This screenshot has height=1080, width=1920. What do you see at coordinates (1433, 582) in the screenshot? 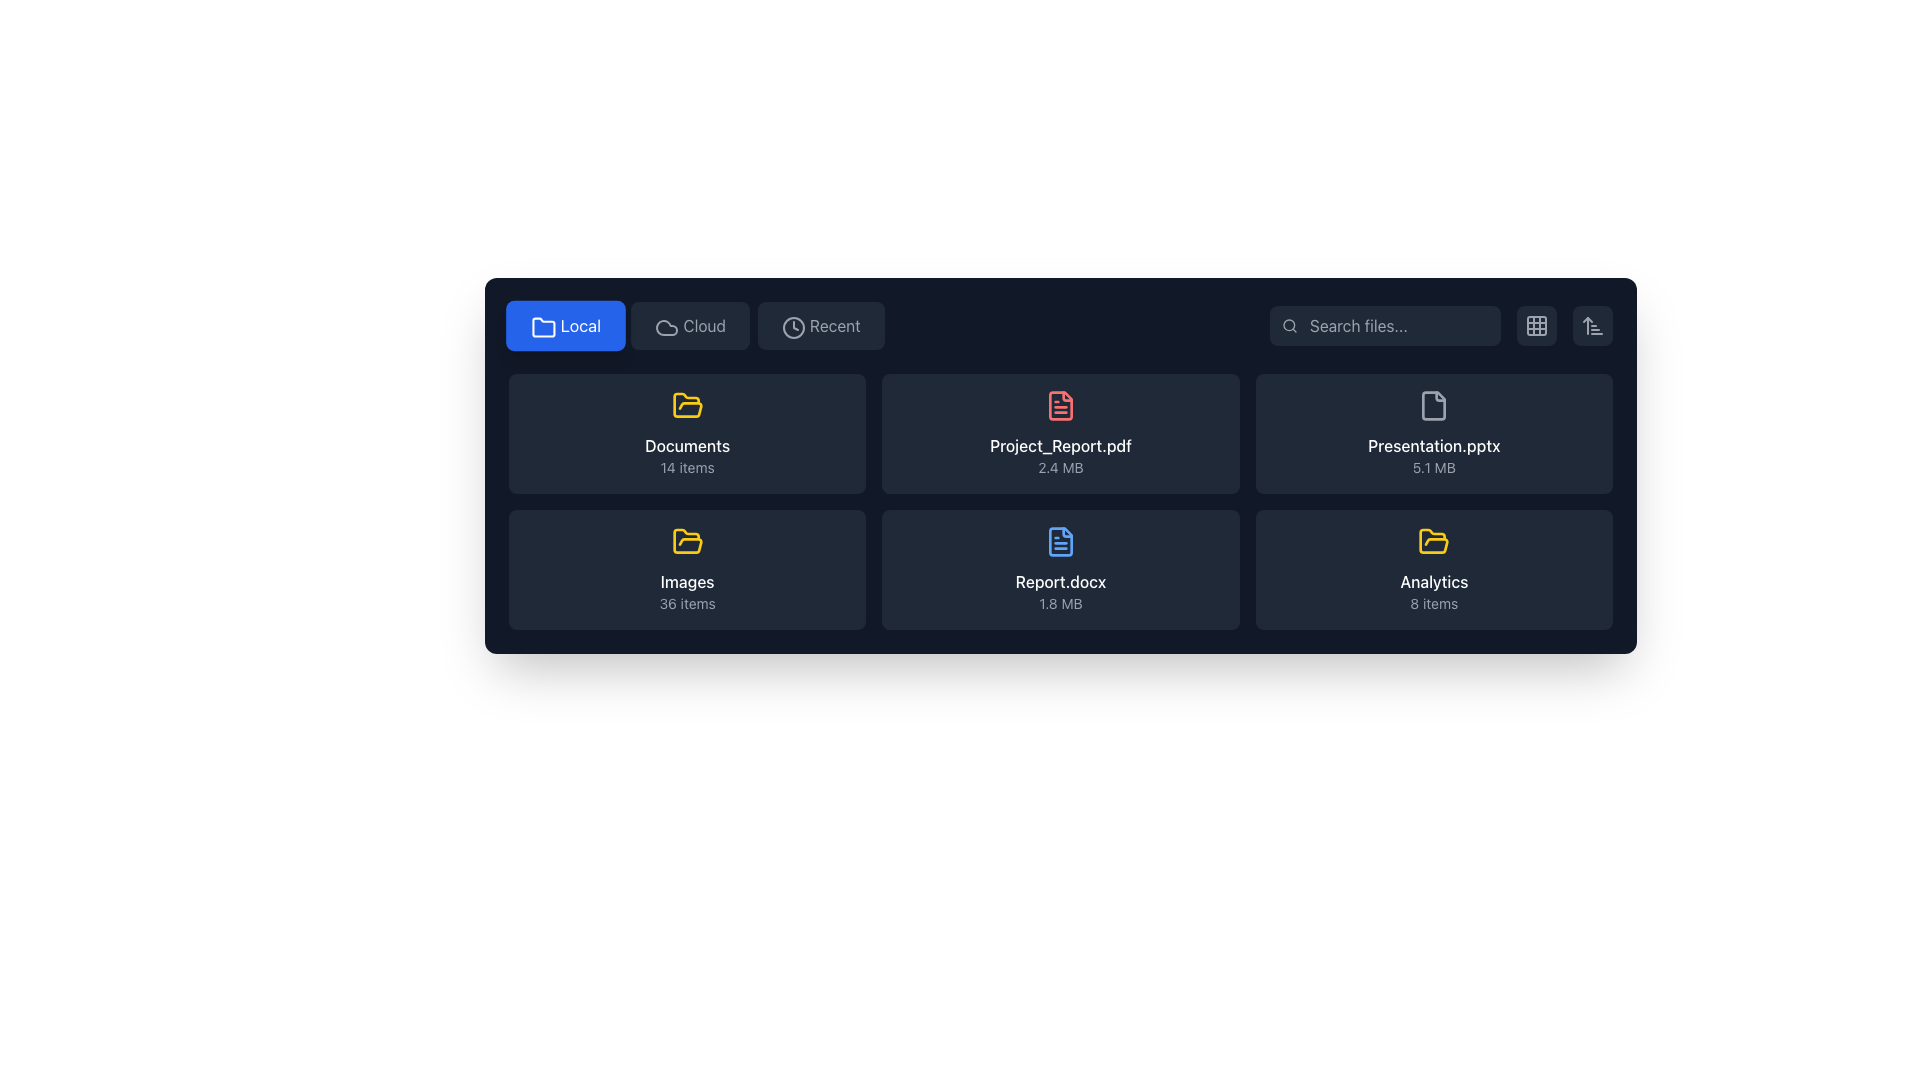
I see `the Text label that identifies the 'Analytics' folder in the lower-right section of the grid layout` at bounding box center [1433, 582].